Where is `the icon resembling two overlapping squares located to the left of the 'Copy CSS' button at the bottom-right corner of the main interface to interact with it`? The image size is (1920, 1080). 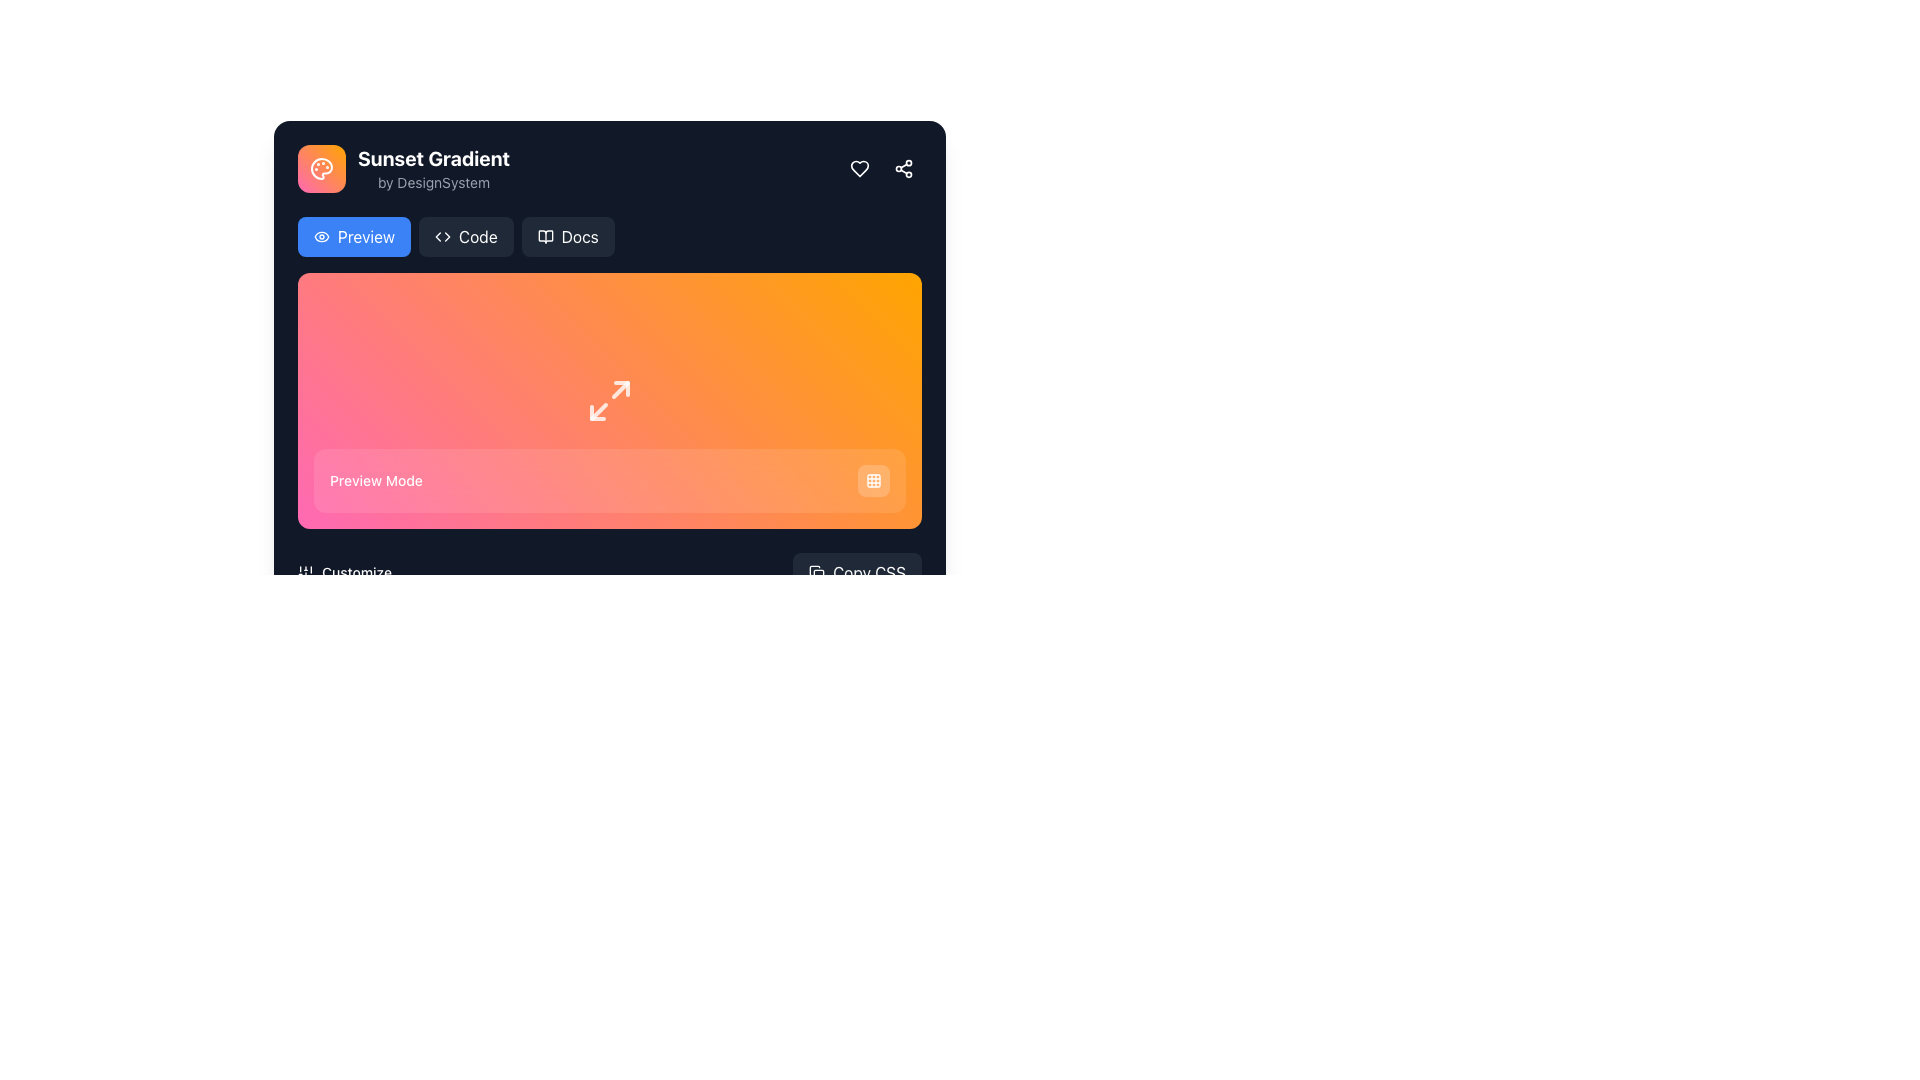 the icon resembling two overlapping squares located to the left of the 'Copy CSS' button at the bottom-right corner of the main interface to interact with it is located at coordinates (817, 573).